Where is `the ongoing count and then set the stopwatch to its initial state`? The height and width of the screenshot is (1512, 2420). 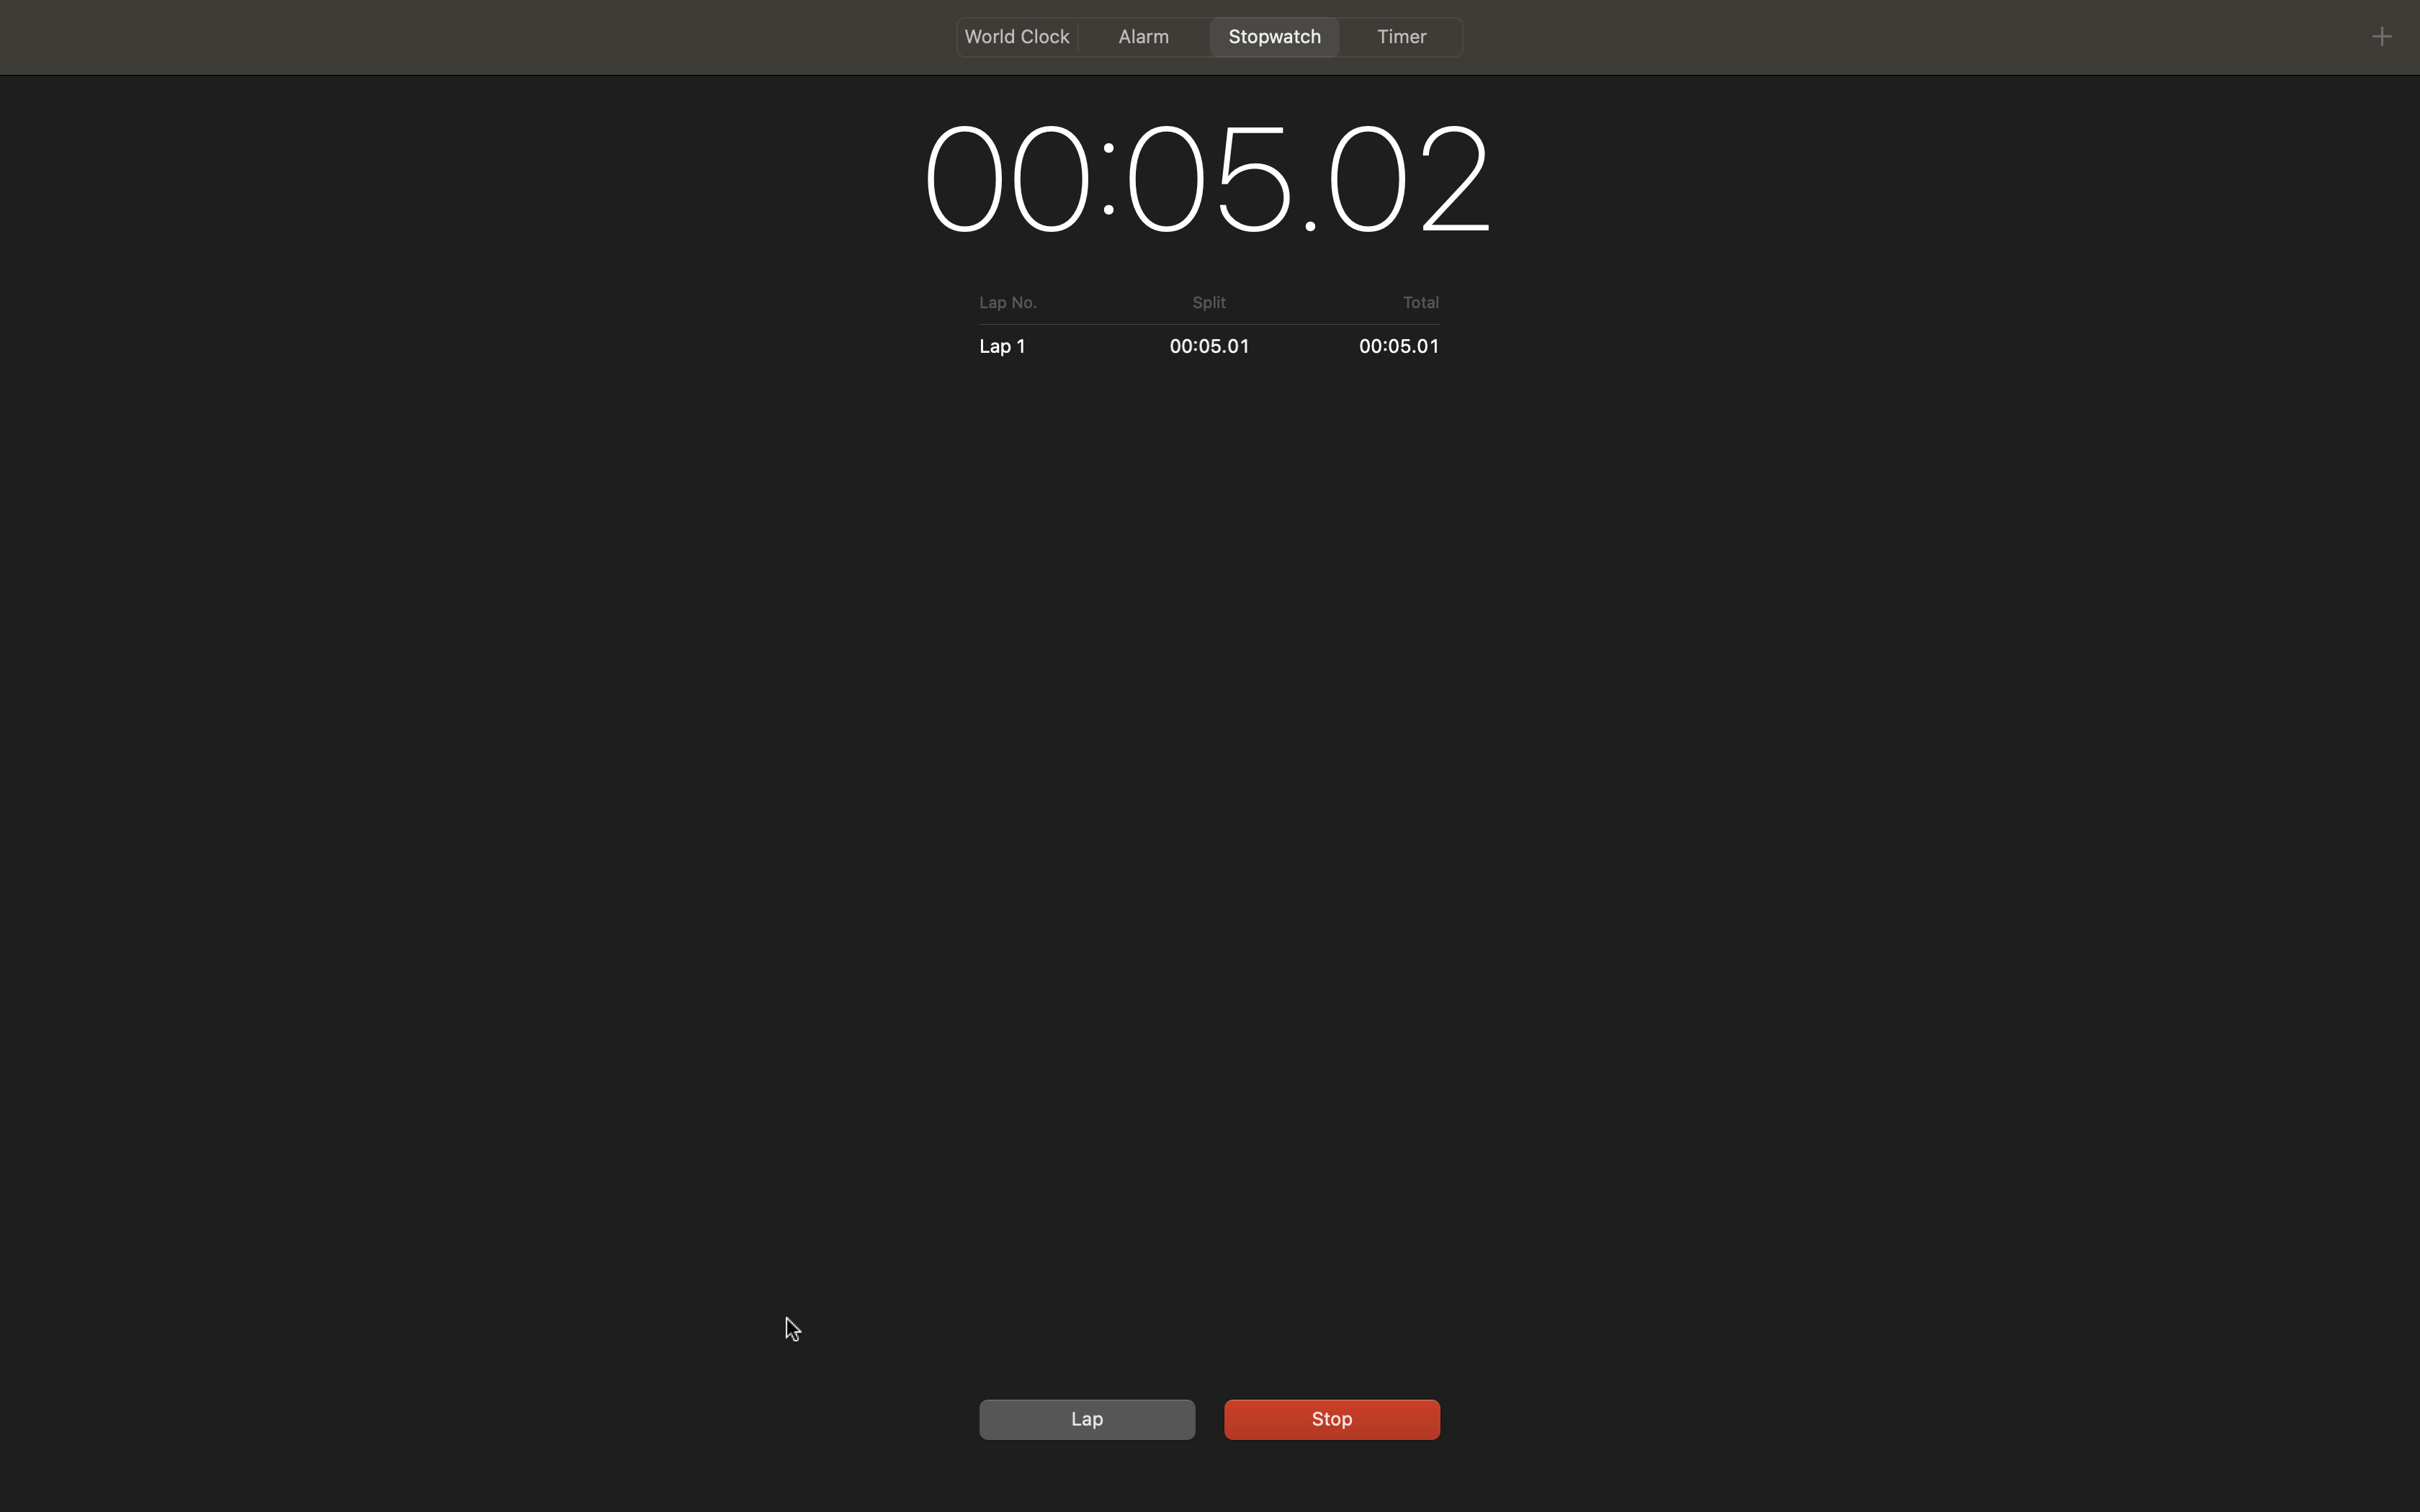
the ongoing count and then set the stopwatch to its initial state is located at coordinates (1328, 1416).